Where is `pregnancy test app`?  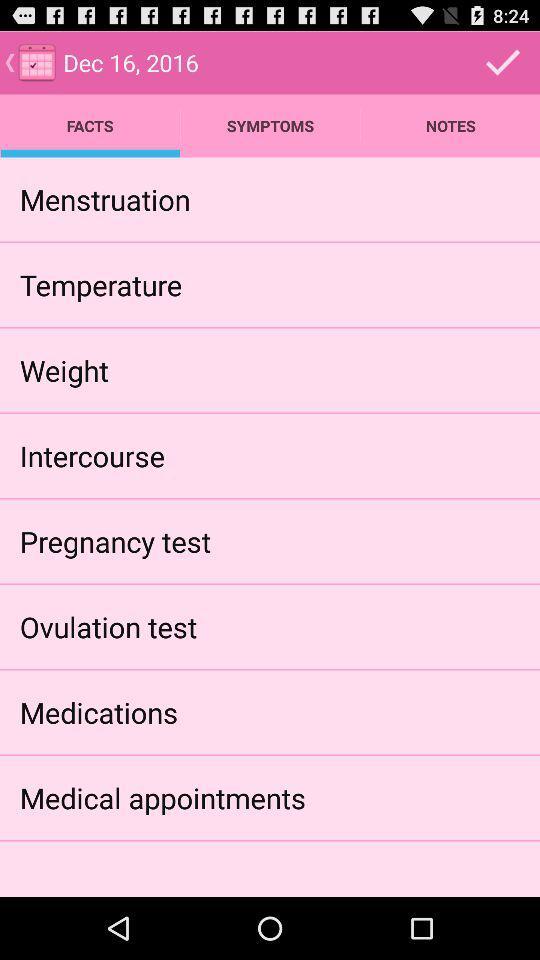
pregnancy test app is located at coordinates (115, 541).